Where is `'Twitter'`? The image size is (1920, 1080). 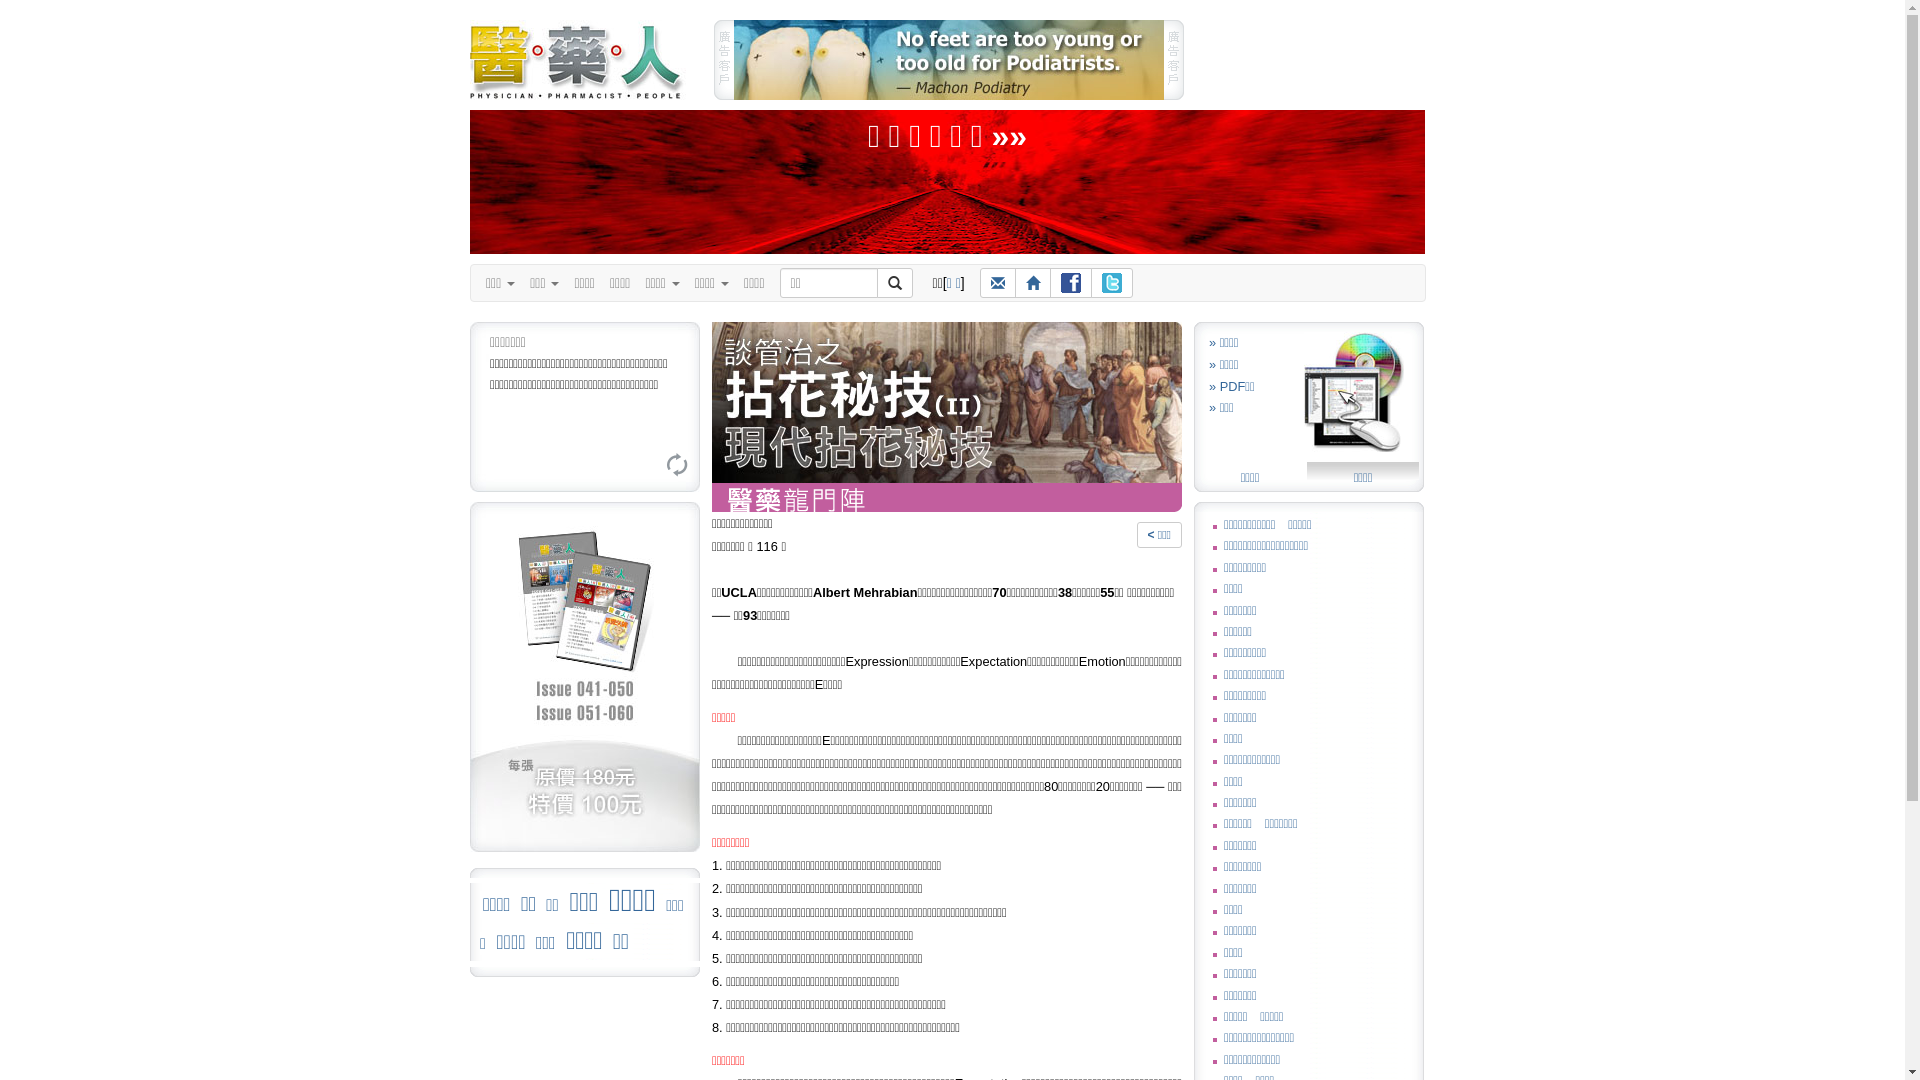
'Twitter' is located at coordinates (1111, 282).